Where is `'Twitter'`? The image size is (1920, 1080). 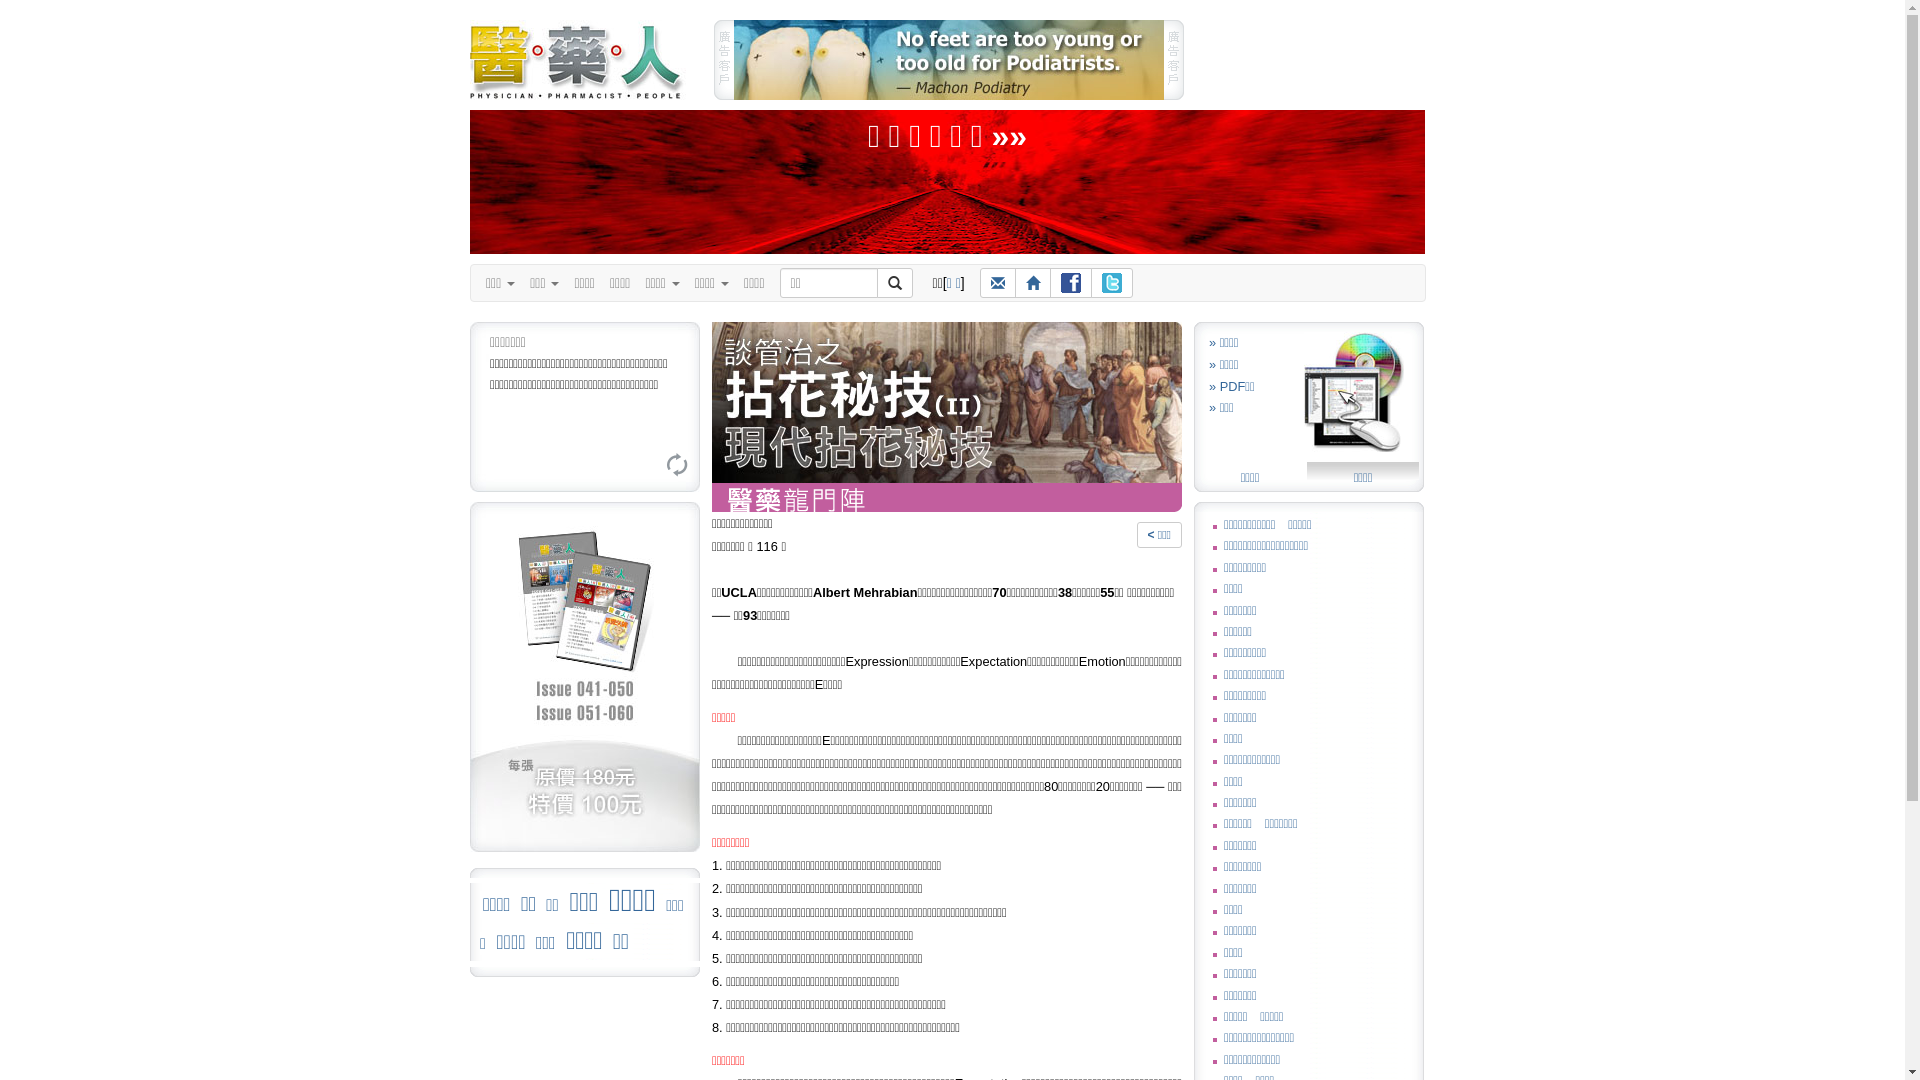
'Twitter' is located at coordinates (1111, 282).